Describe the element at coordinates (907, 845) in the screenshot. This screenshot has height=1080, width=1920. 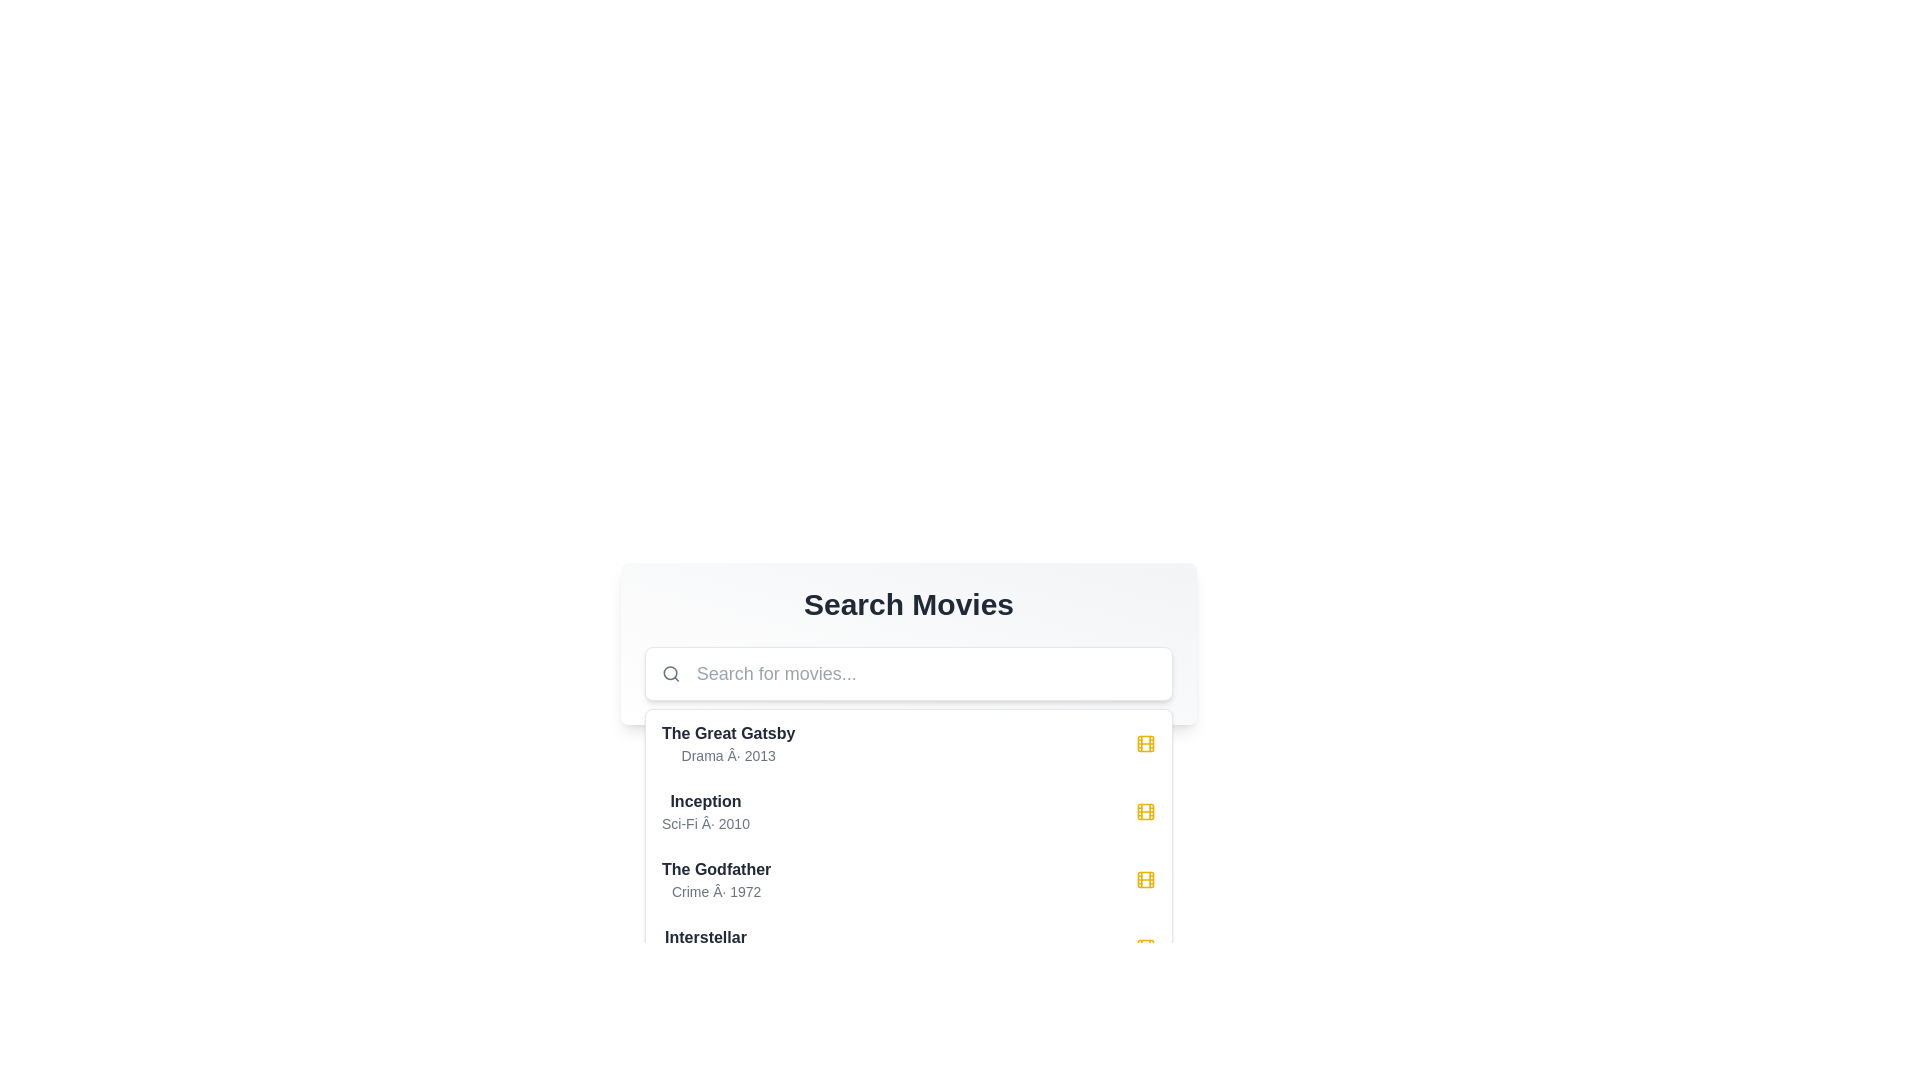
I see `the third item` at that location.